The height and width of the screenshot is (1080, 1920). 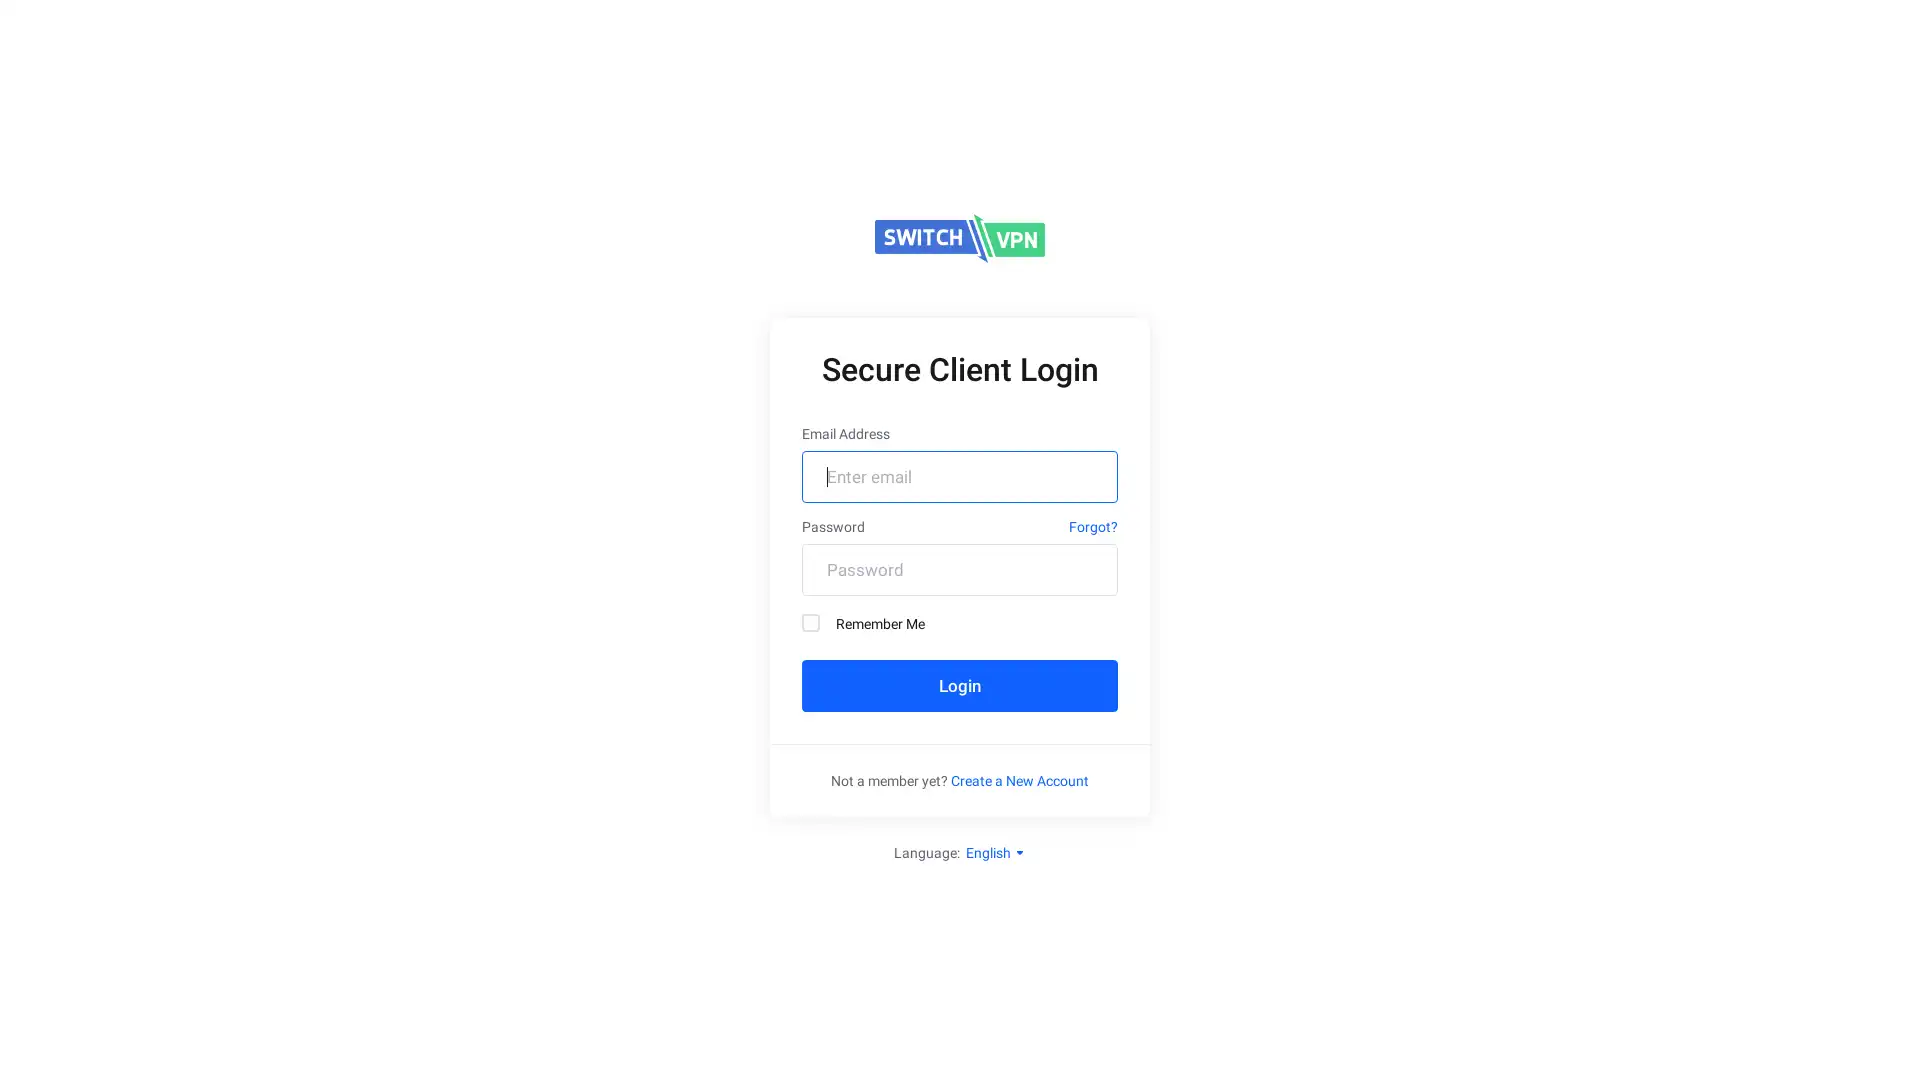 I want to click on Login, so click(x=960, y=685).